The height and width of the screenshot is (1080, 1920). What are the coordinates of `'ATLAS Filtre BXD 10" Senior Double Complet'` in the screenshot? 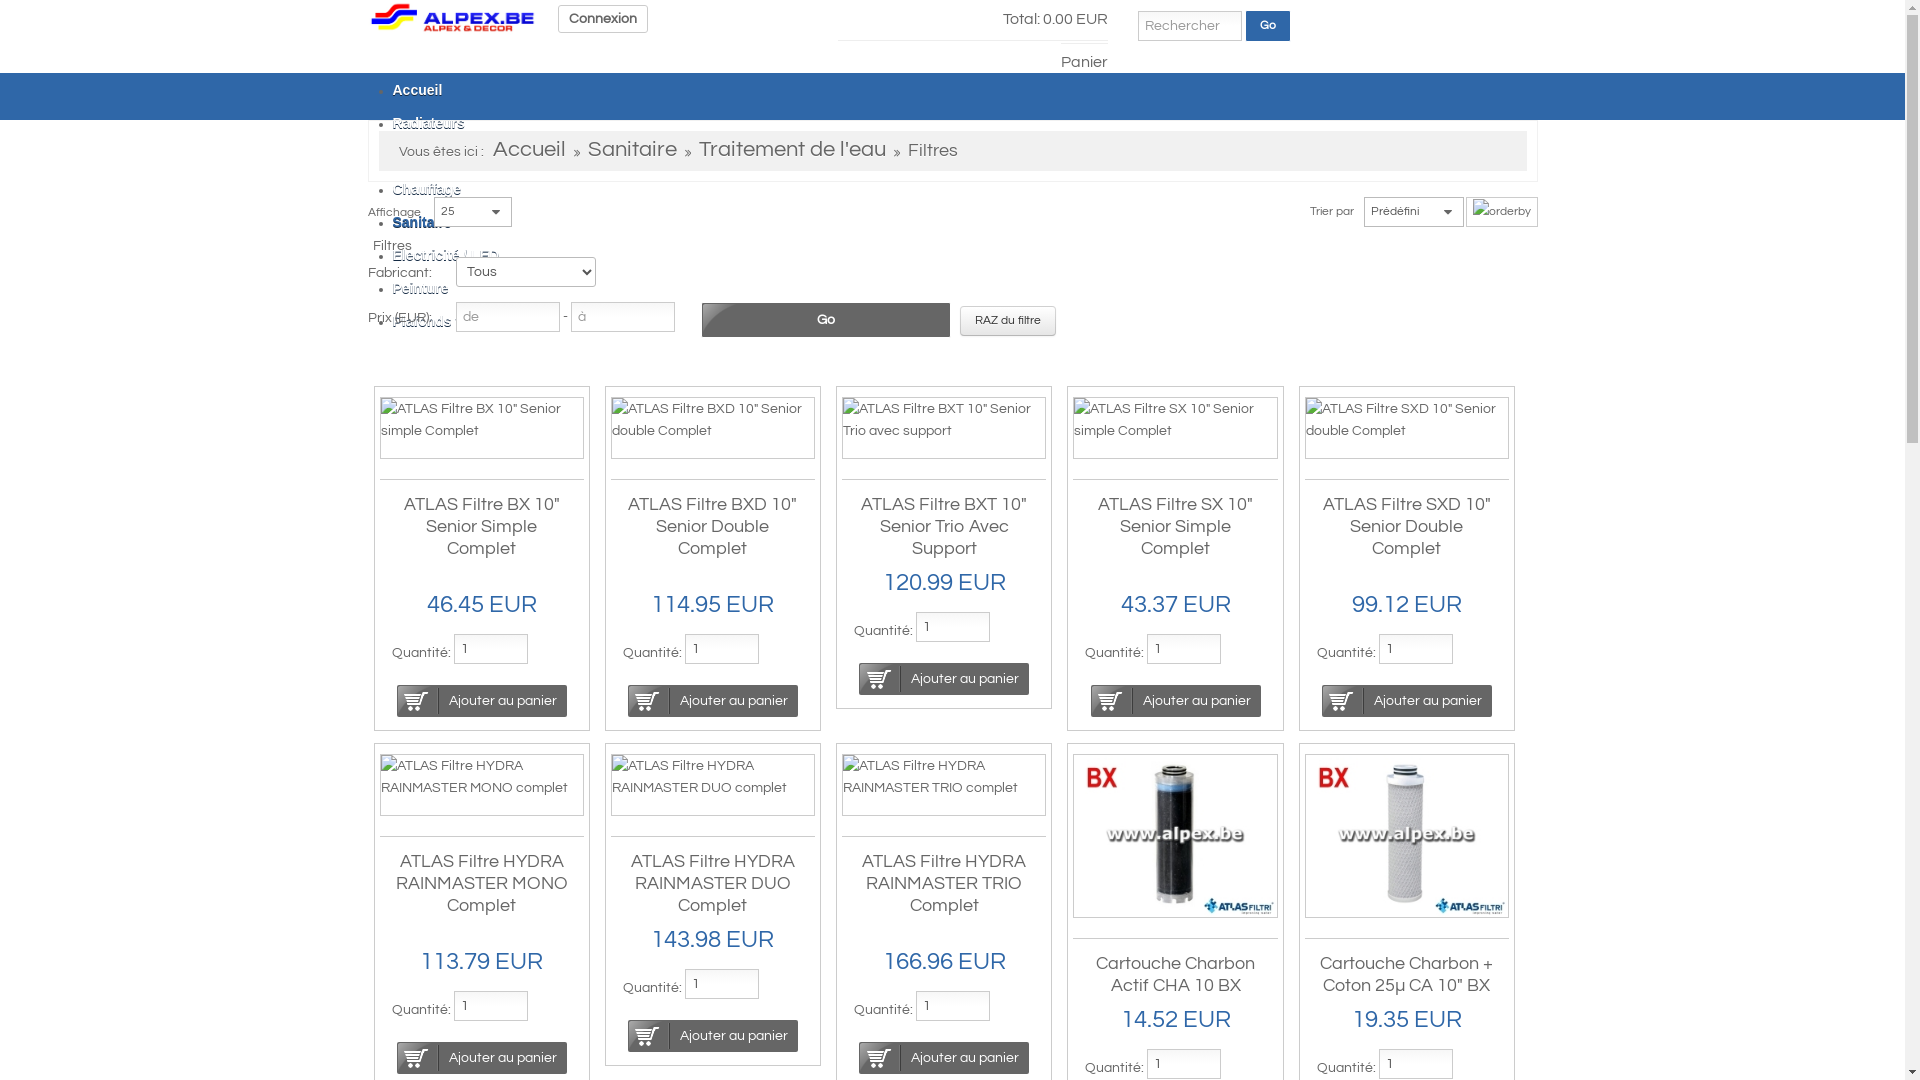 It's located at (712, 525).